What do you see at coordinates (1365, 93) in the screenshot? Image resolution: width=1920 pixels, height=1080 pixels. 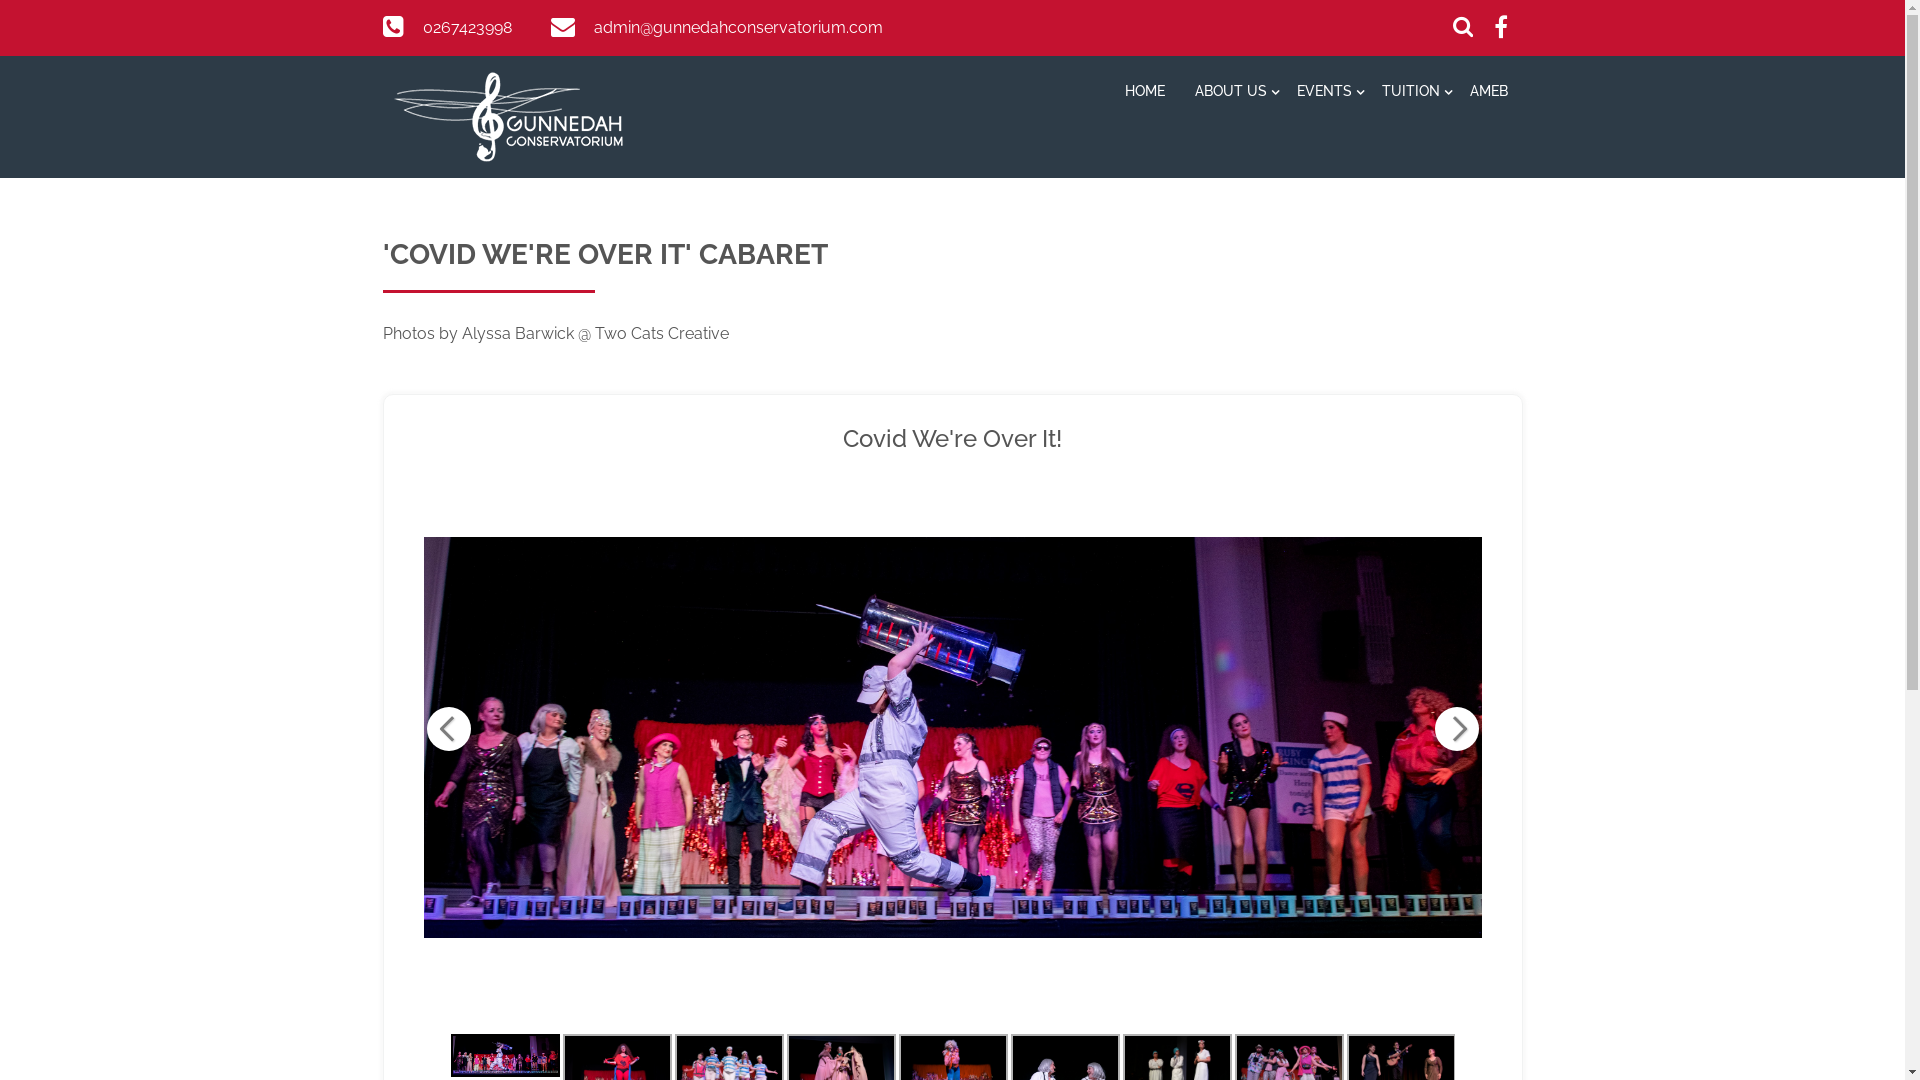 I see `'TUITION'` at bounding box center [1365, 93].